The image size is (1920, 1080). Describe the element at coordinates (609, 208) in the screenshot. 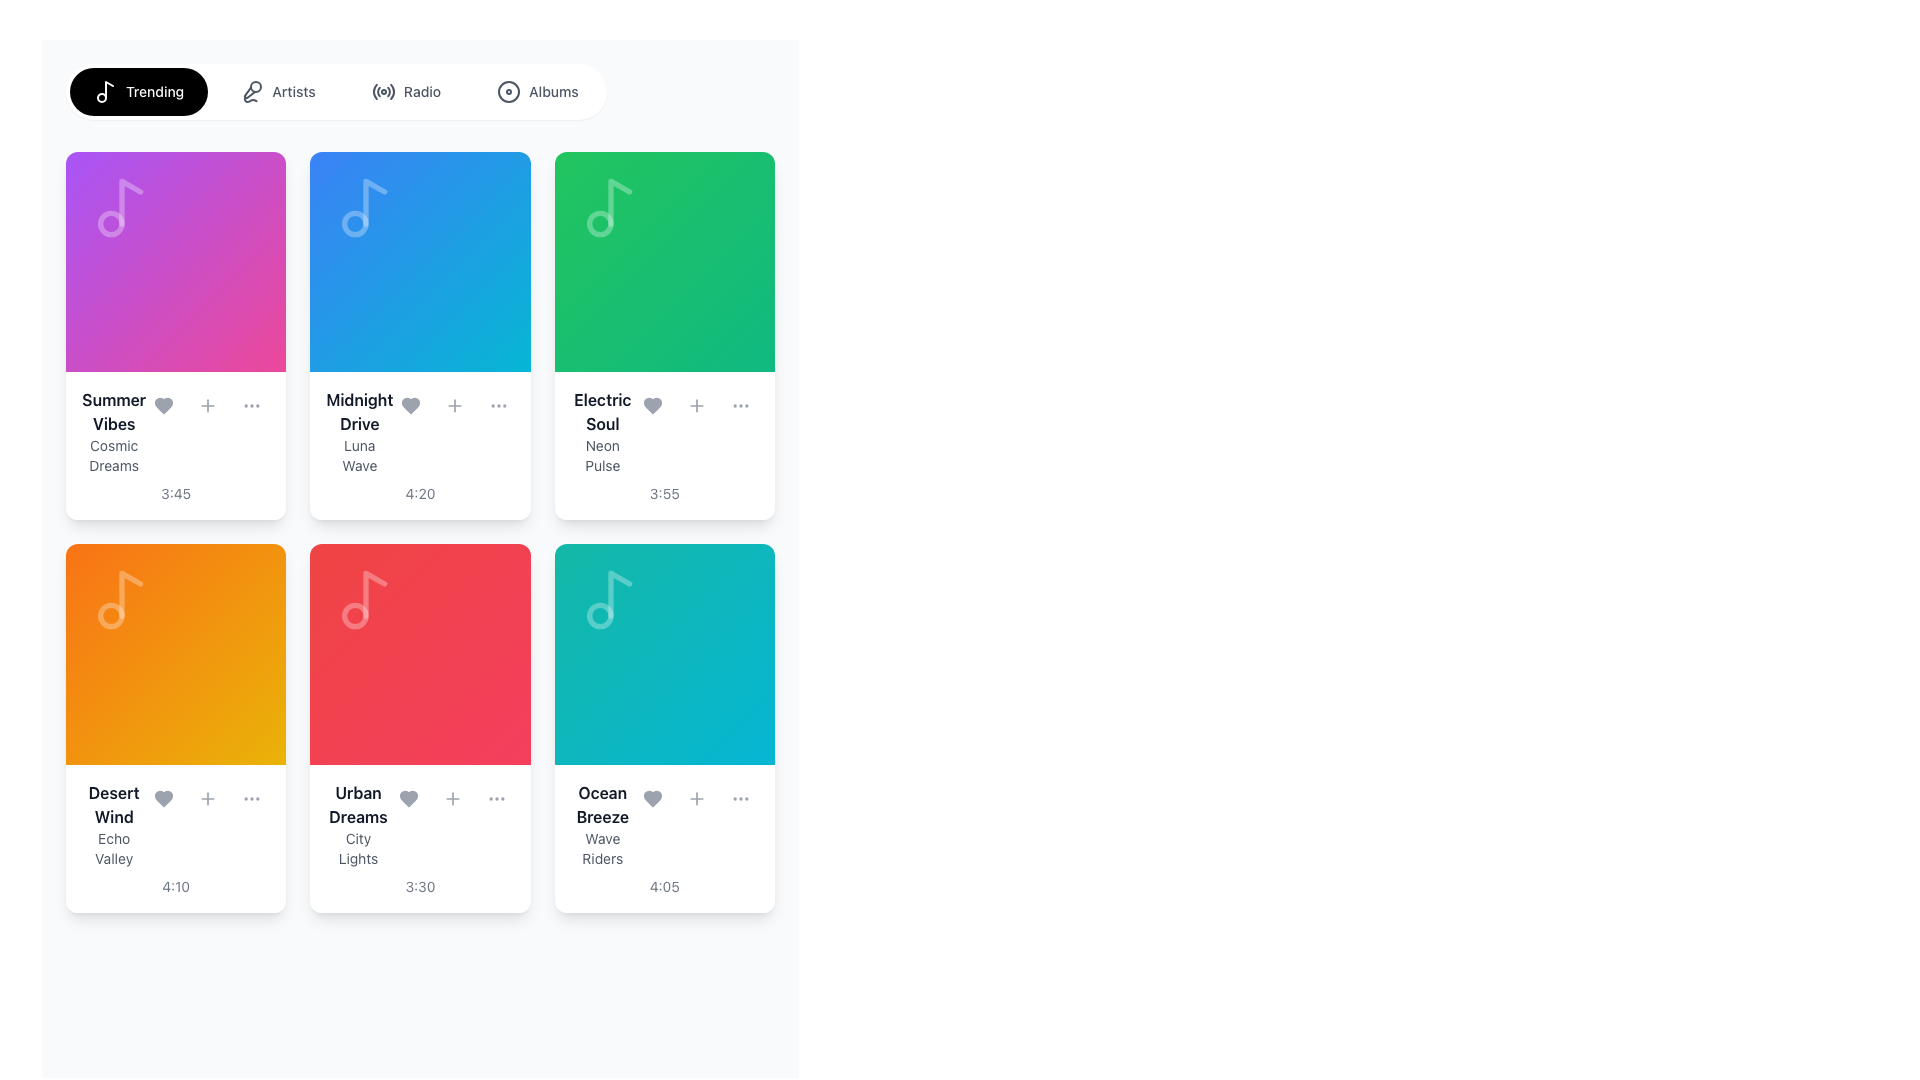

I see `the musical note icon, which is a minimalistic SVG vector graphic with a light gray color, located in the top area of the 'Electric Soul' card in the first row and third column of the grid` at that location.